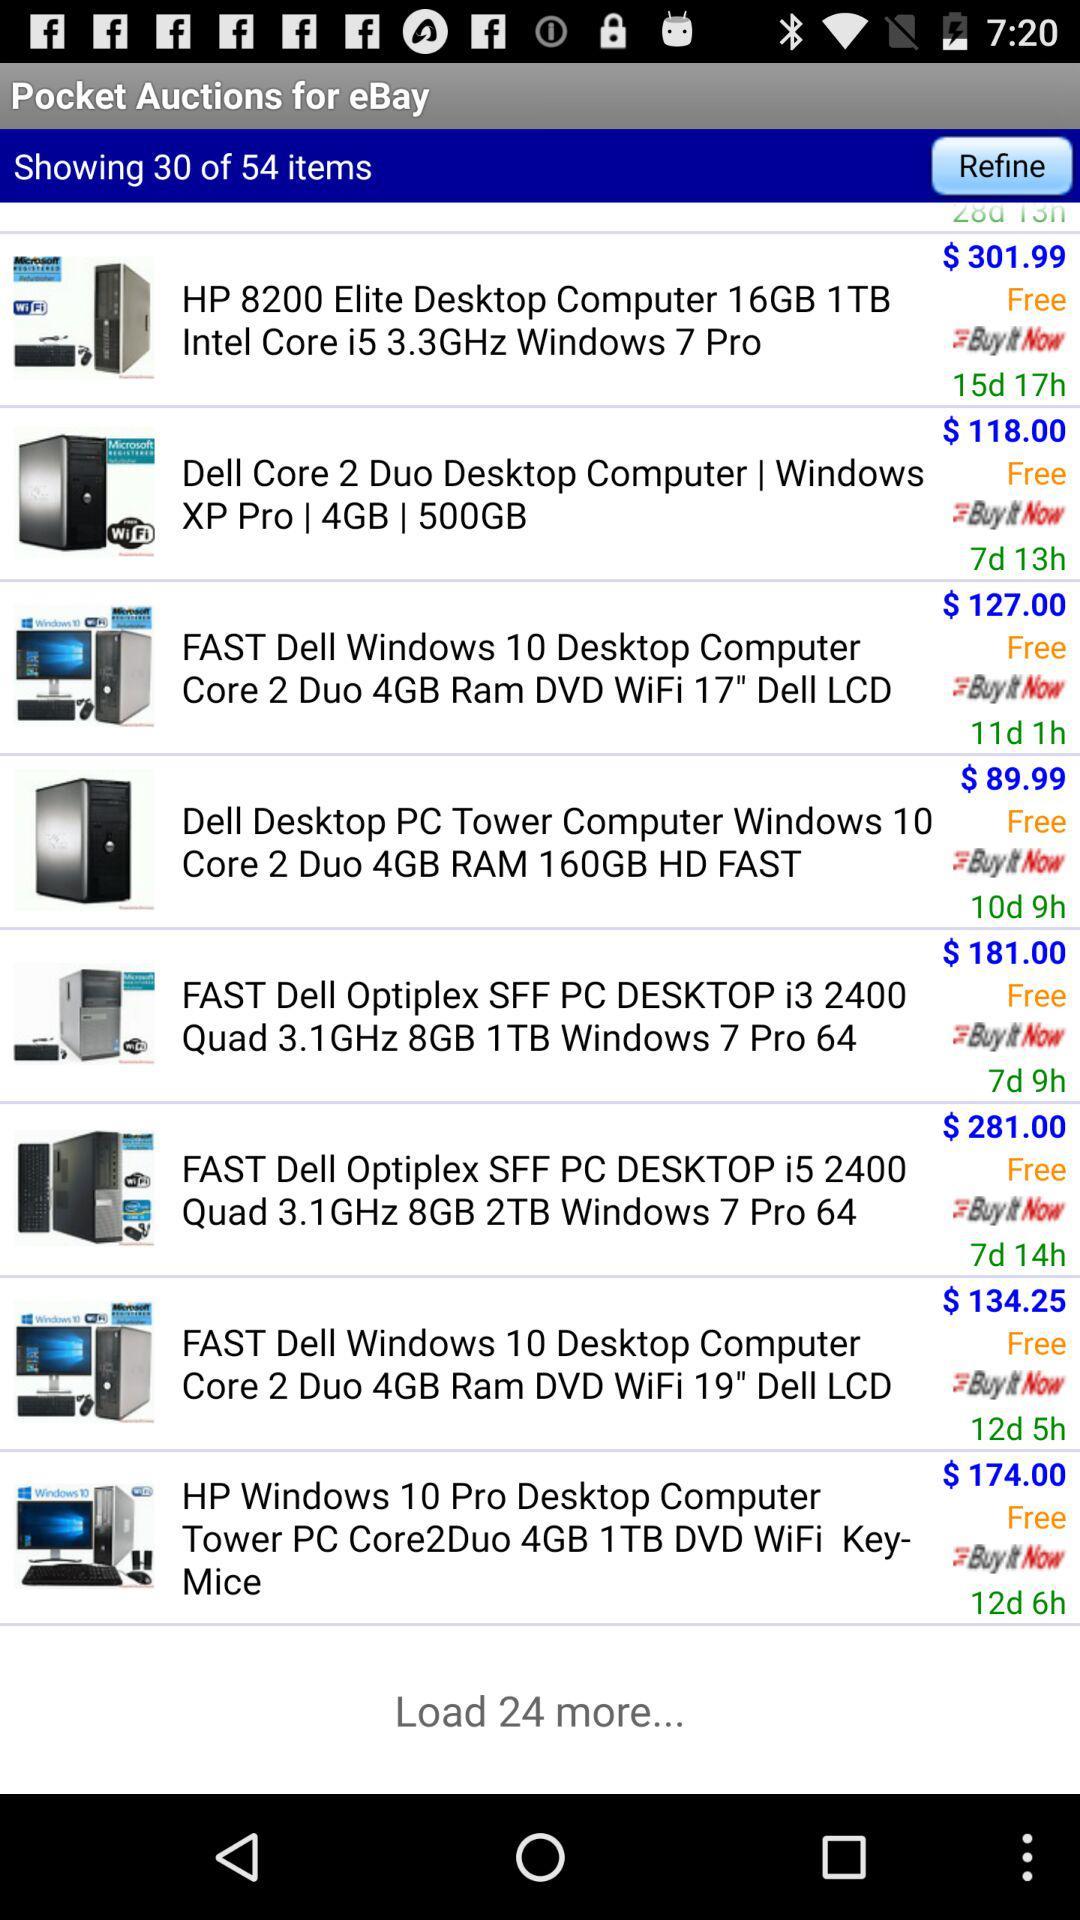  What do you see at coordinates (1018, 1426) in the screenshot?
I see `icon next to the fast dell windows icon` at bounding box center [1018, 1426].